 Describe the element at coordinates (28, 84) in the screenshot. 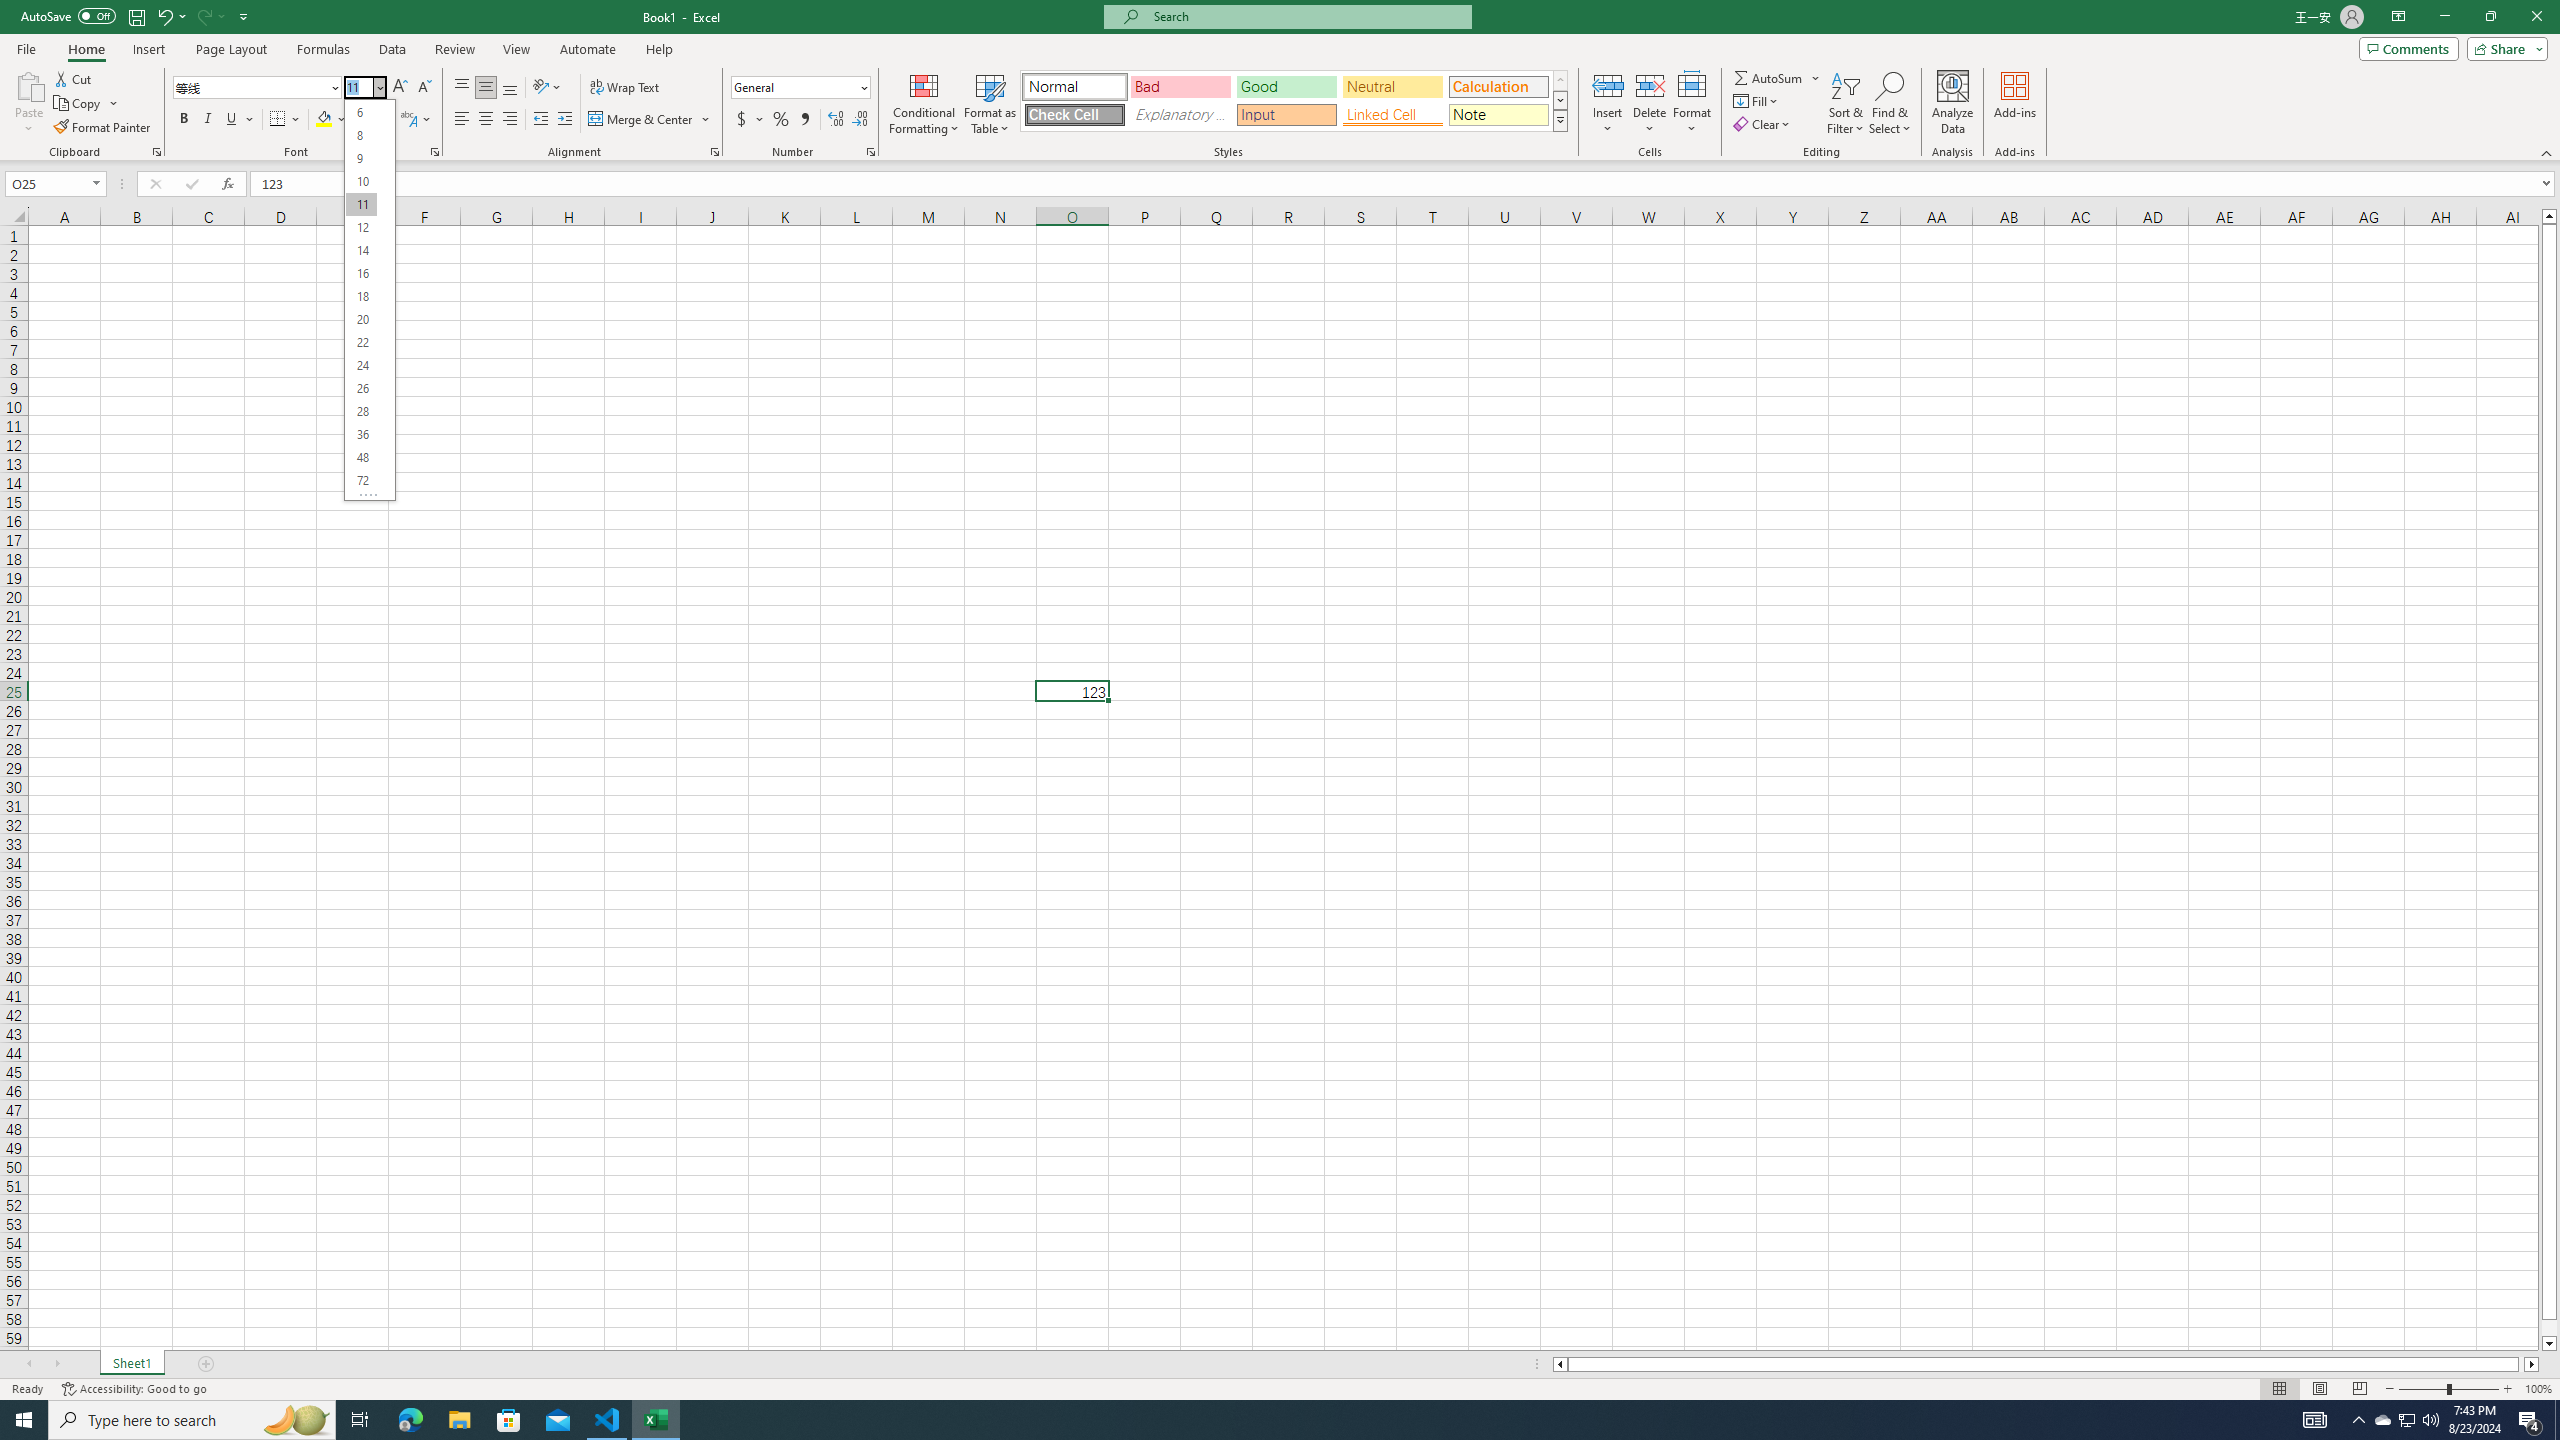

I see `'Paste'` at that location.